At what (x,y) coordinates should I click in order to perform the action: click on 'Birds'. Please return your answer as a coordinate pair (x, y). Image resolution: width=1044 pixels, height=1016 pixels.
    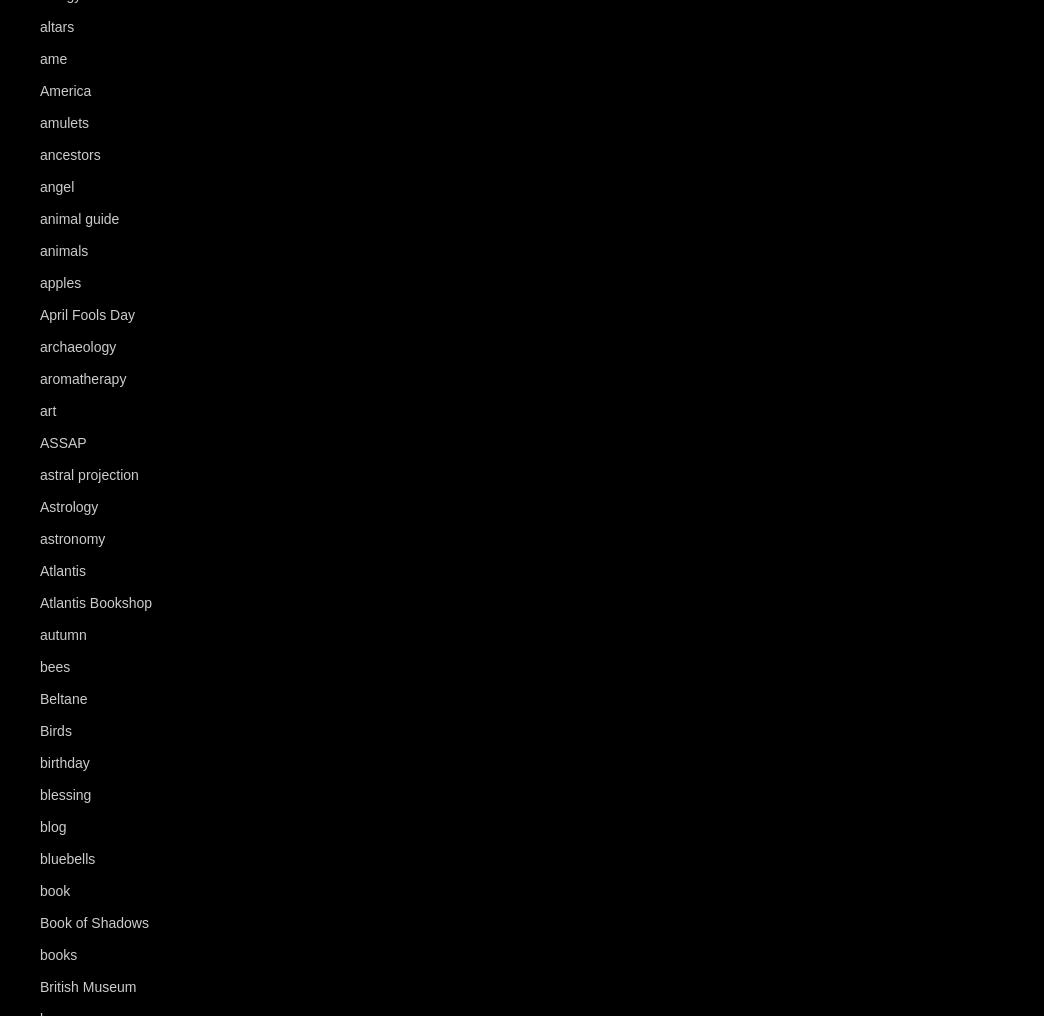
    Looking at the image, I should click on (38, 731).